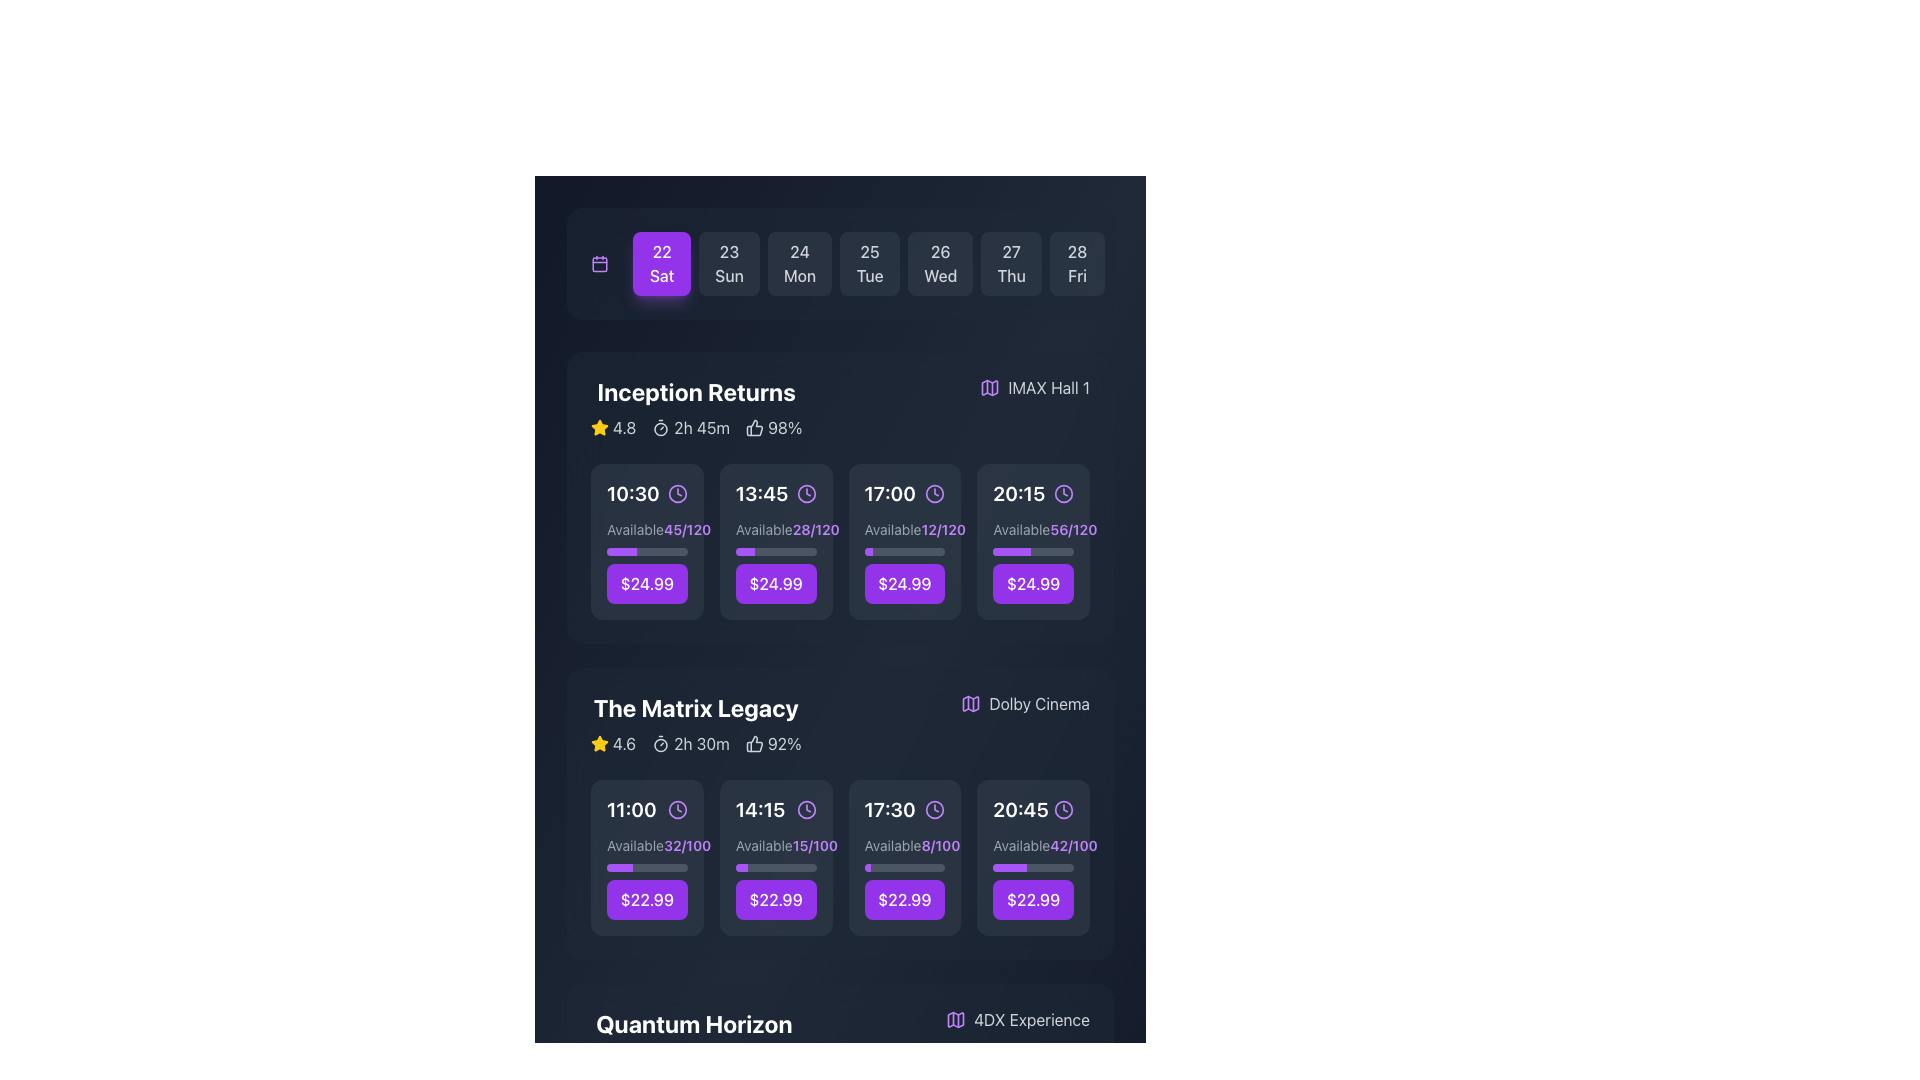 Image resolution: width=1920 pixels, height=1080 pixels. Describe the element at coordinates (647, 542) in the screenshot. I see `the 'Select Seats' button located in the first row, first column of the grid under the 'Inception Returns' header to proceed with the selection` at that location.